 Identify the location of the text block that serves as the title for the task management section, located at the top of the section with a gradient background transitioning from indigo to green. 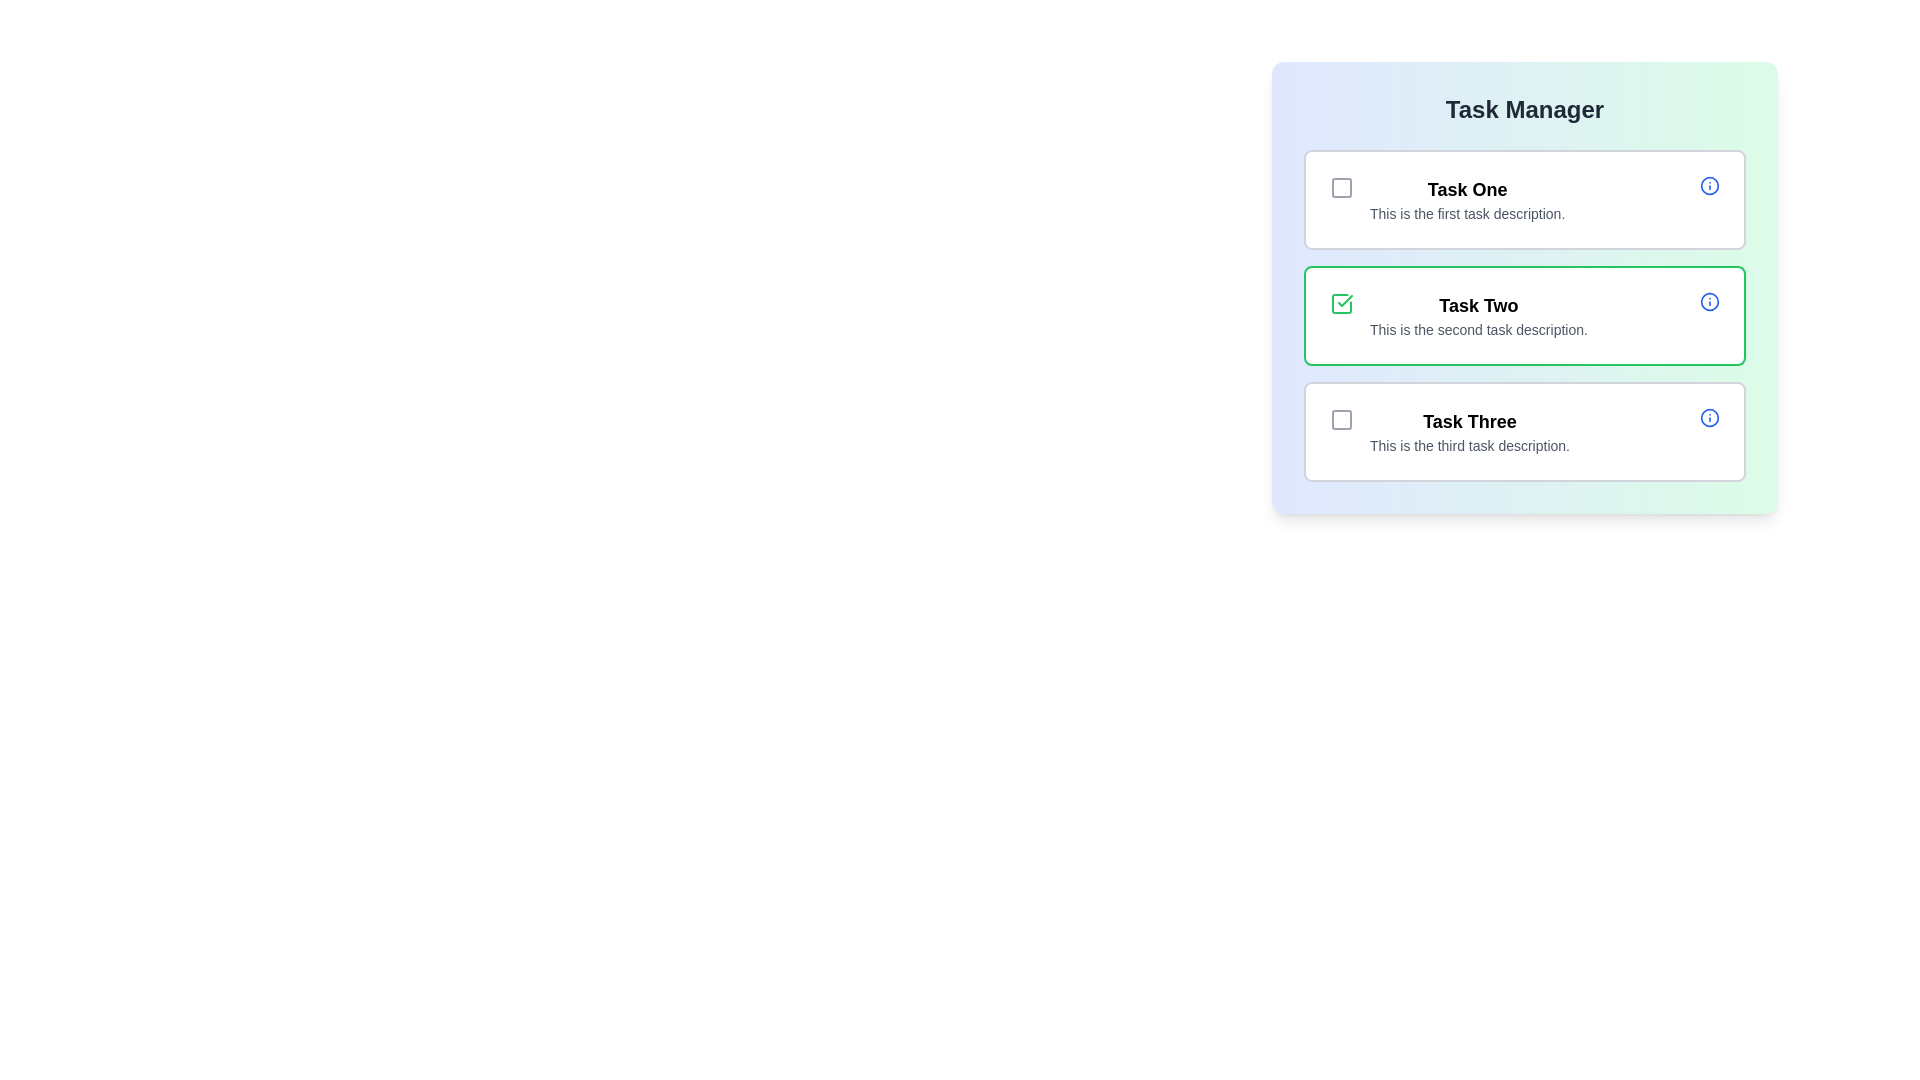
(1524, 110).